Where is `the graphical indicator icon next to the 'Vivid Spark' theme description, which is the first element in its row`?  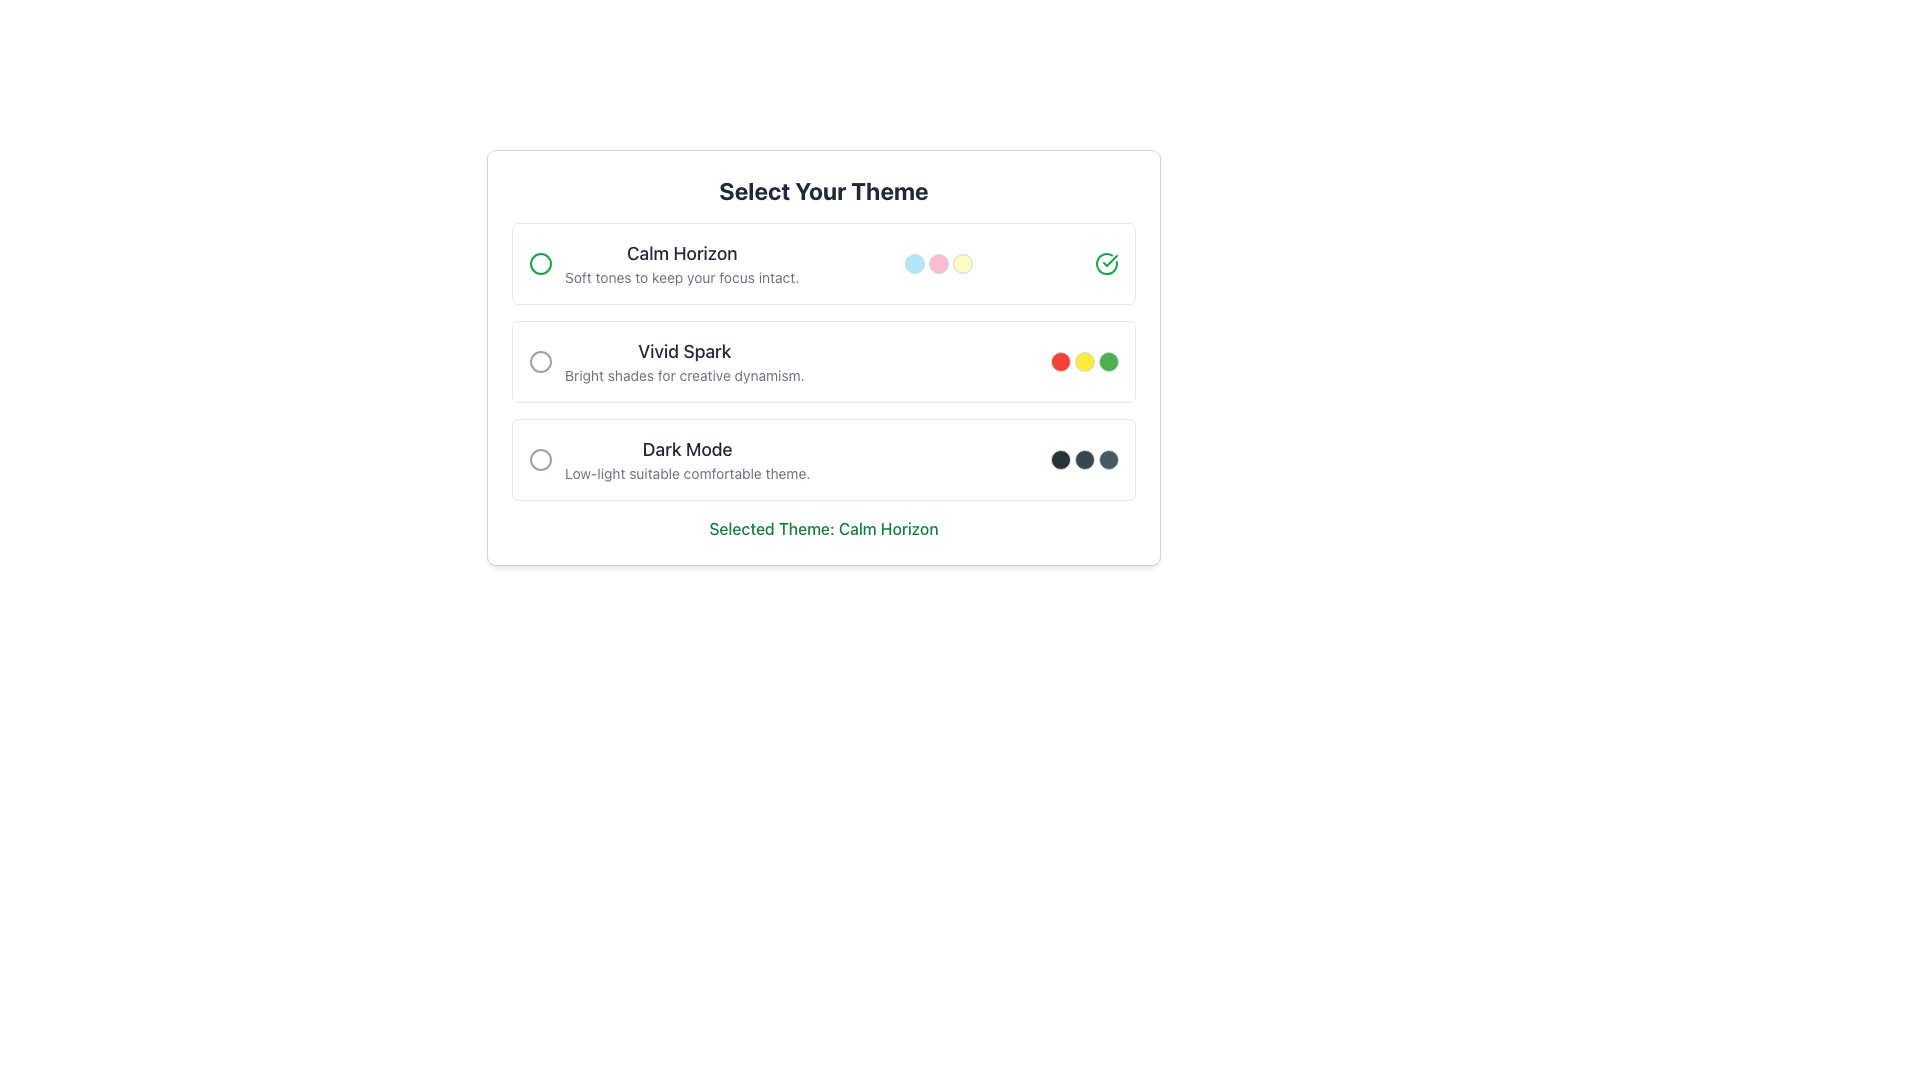 the graphical indicator icon next to the 'Vivid Spark' theme description, which is the first element in its row is located at coordinates (541, 362).